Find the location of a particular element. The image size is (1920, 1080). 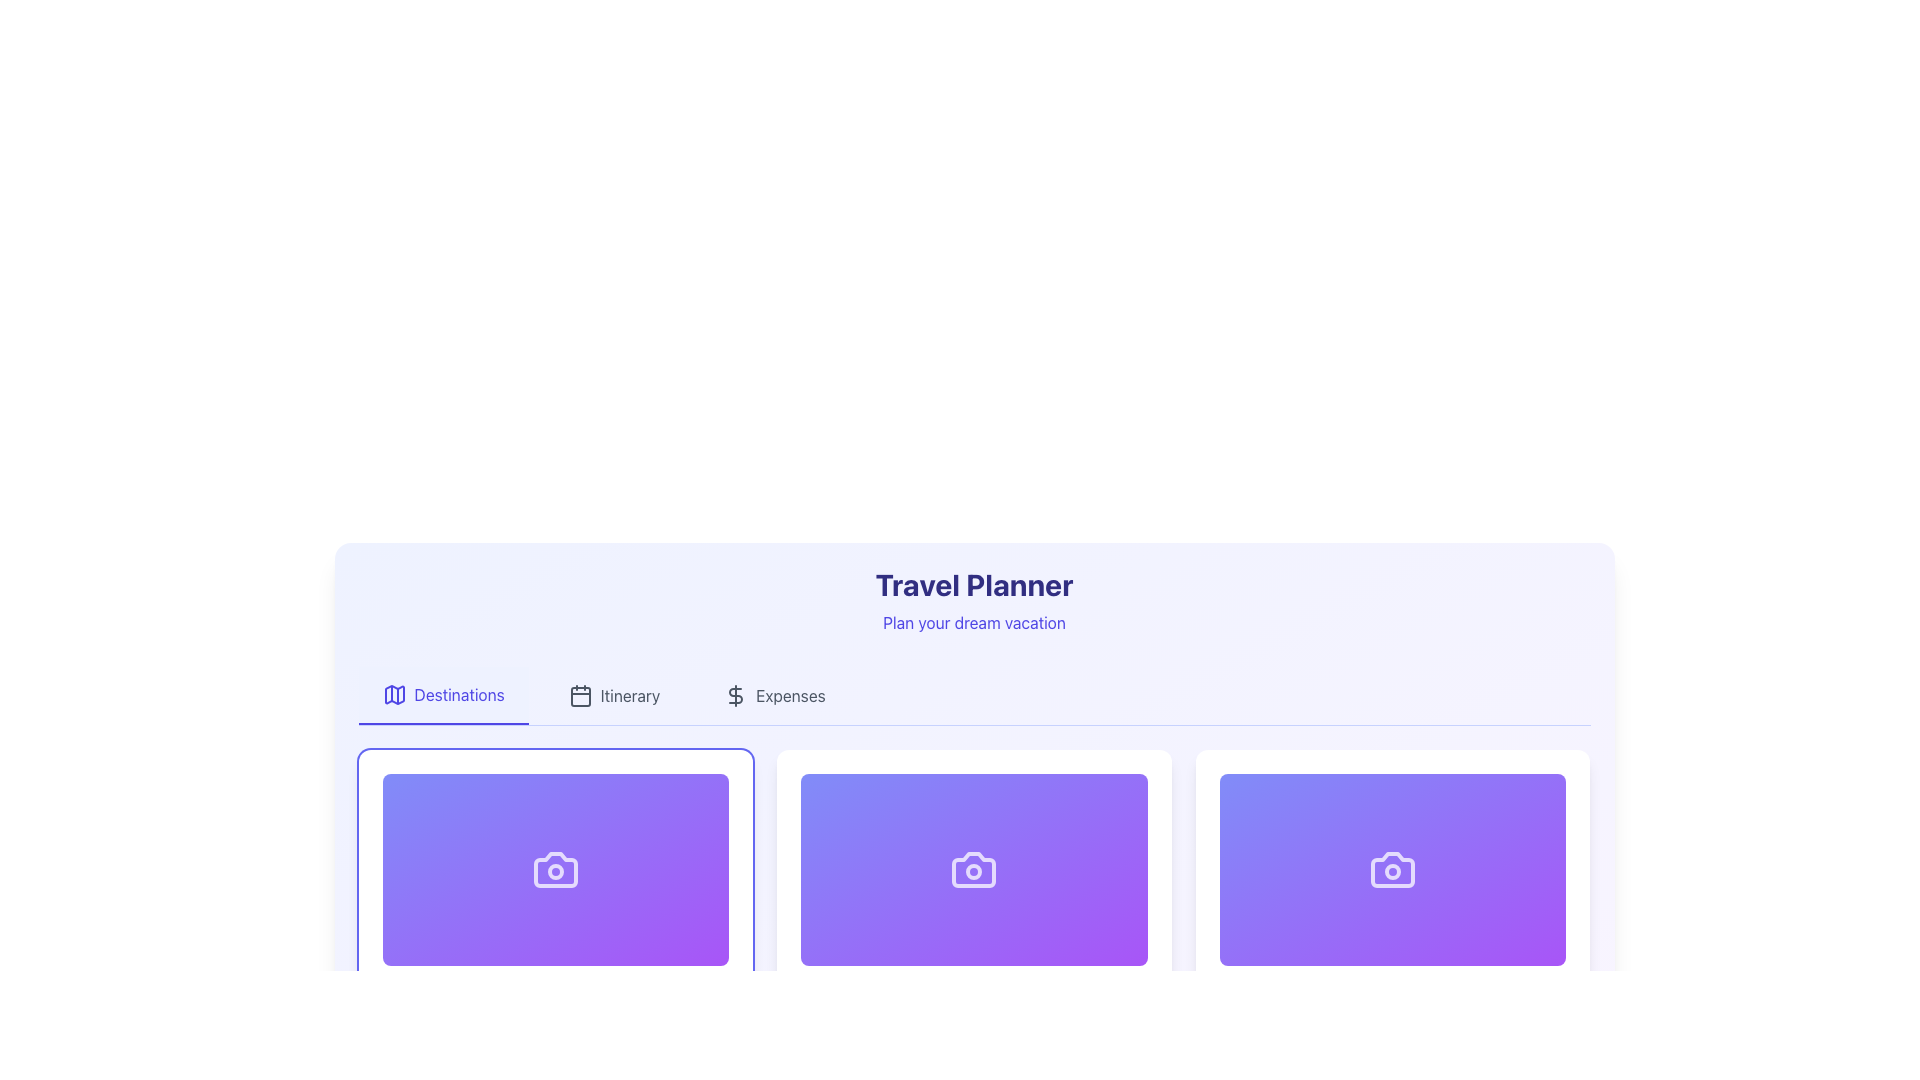

the 'Destinations' text label is located at coordinates (458, 693).